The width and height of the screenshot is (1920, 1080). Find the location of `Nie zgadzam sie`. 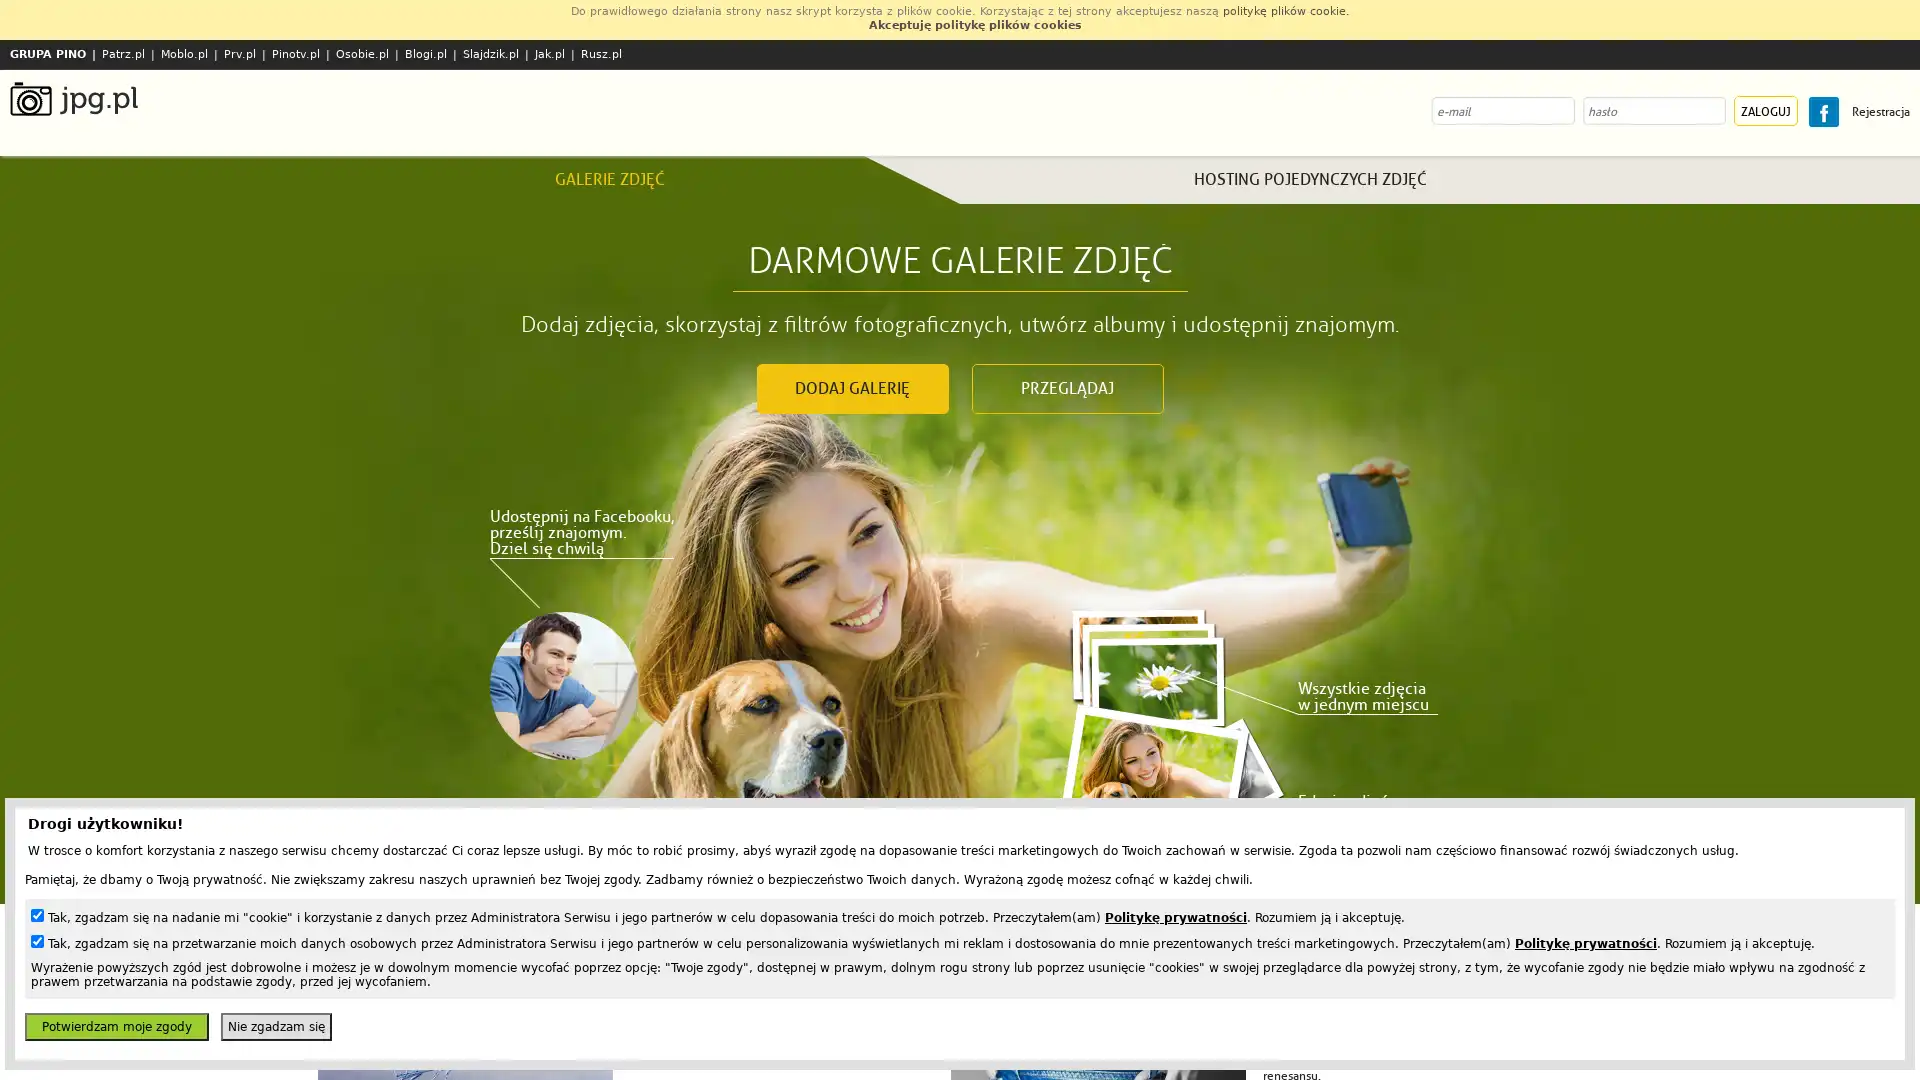

Nie zgadzam sie is located at coordinates (275, 1026).